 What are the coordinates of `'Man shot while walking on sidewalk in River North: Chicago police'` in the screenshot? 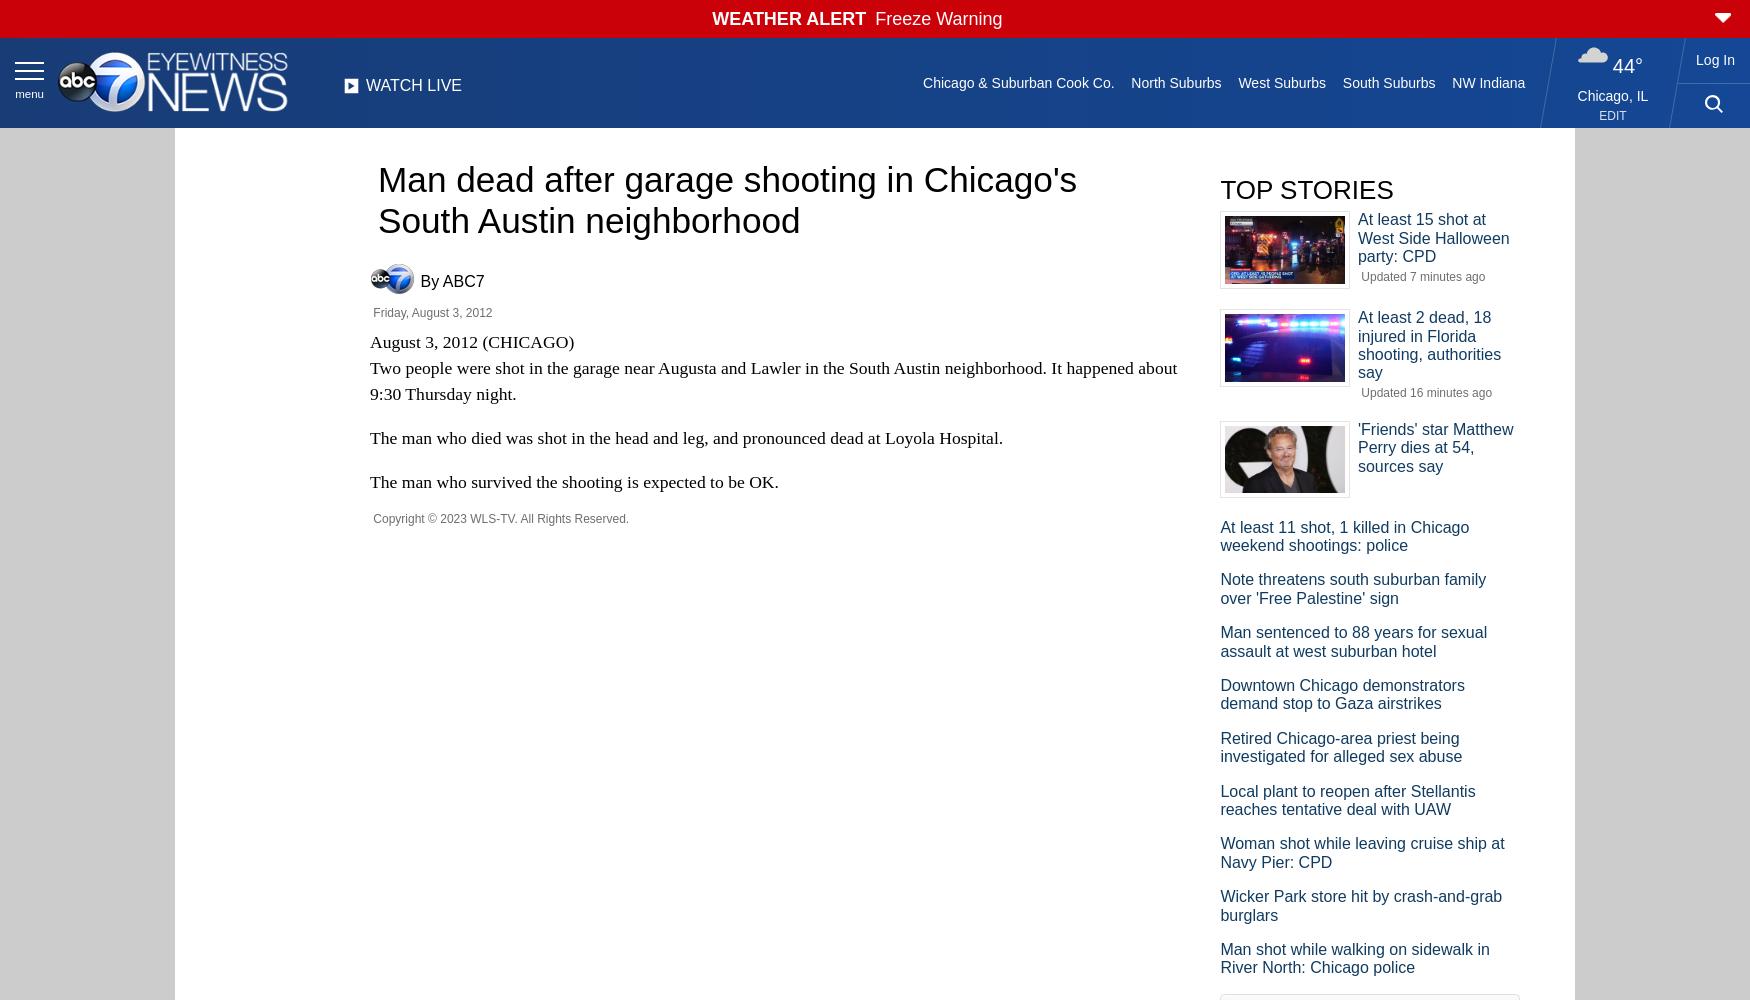 It's located at (1219, 957).